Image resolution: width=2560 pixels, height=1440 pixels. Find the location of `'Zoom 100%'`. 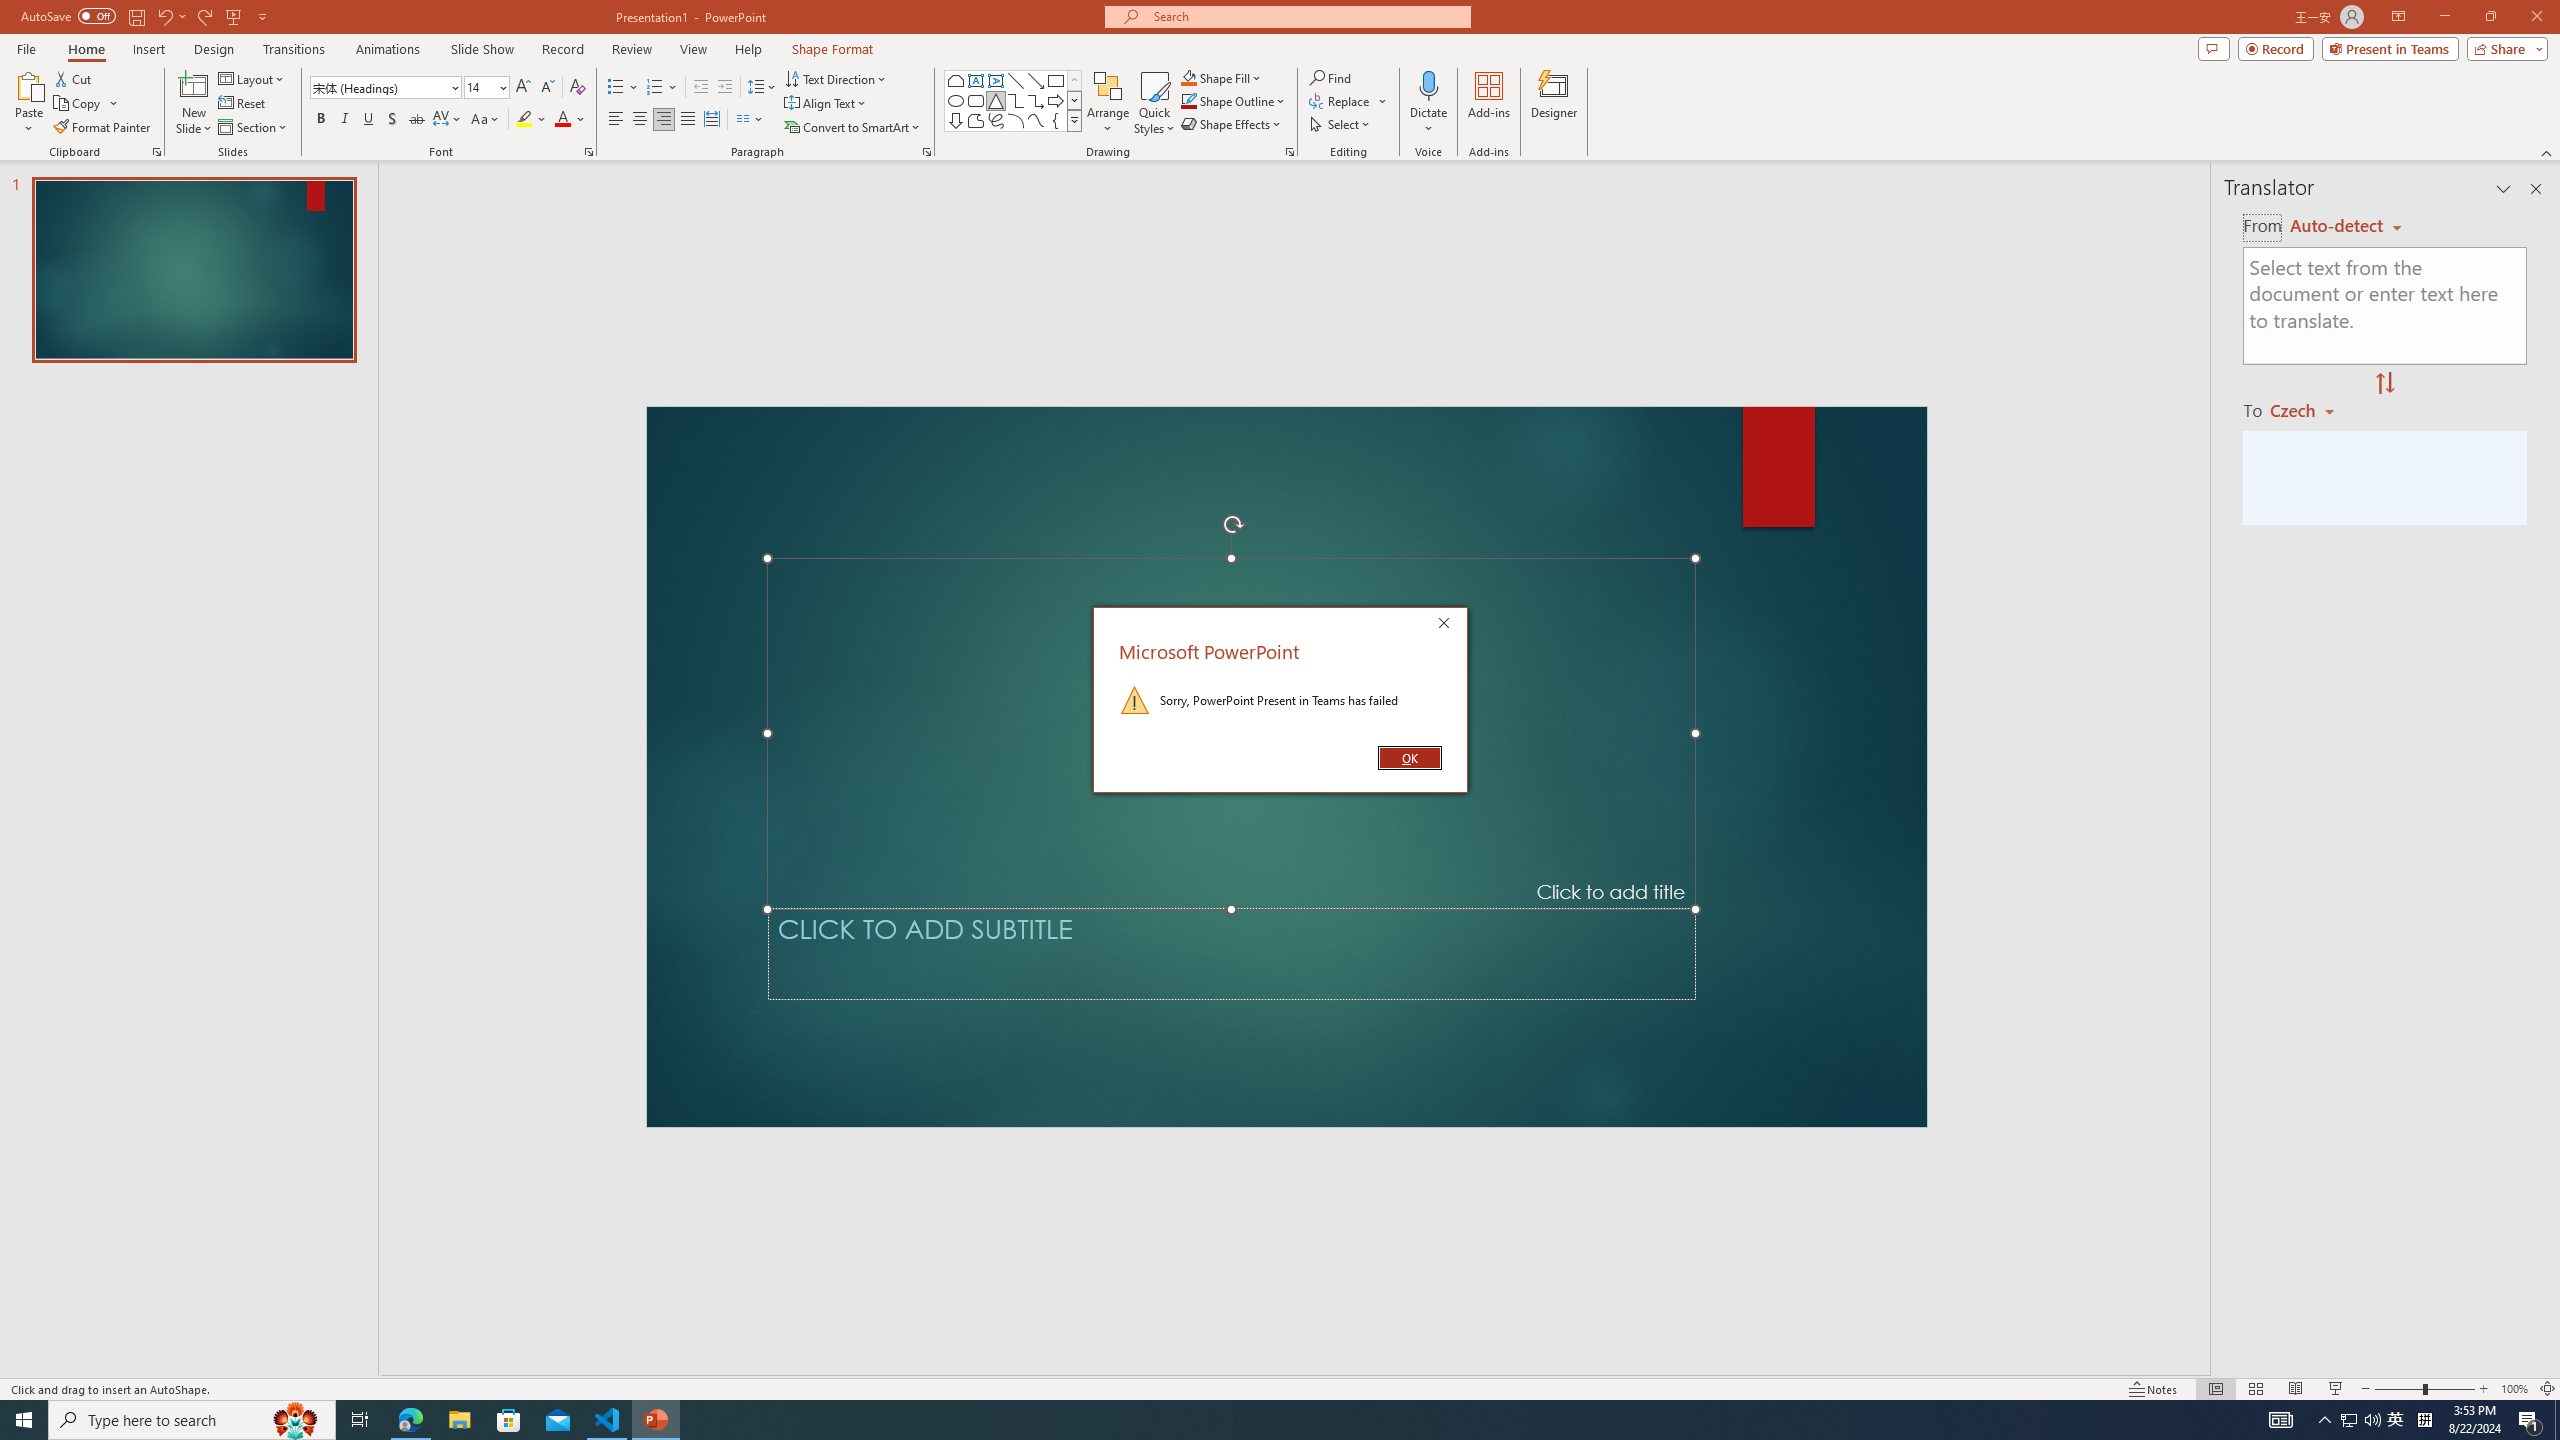

'Zoom 100%' is located at coordinates (2515, 1389).